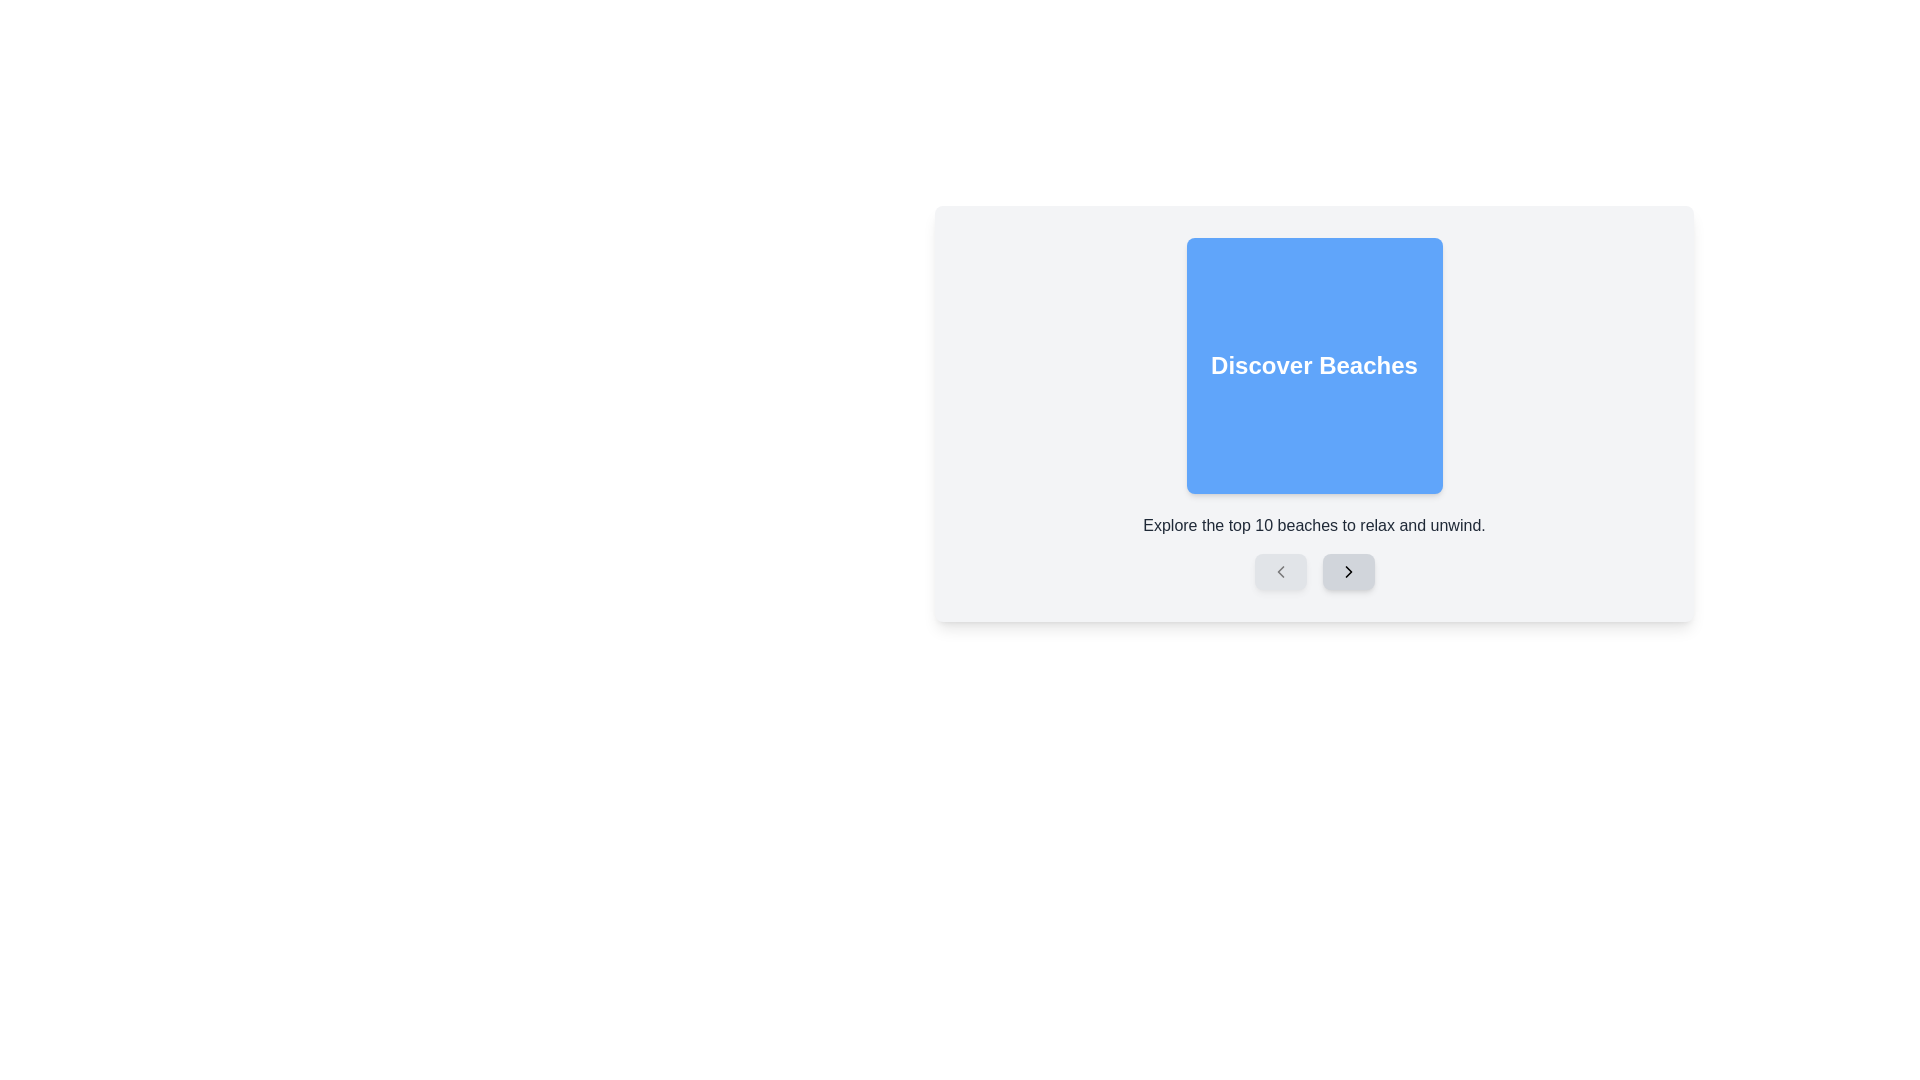 The image size is (1920, 1080). Describe the element at coordinates (1280, 571) in the screenshot. I see `the leftward arrow icon indicating a 'previous' or 'back' action, styled with thin, rounded lines, located at the bottom-left of the central card` at that location.